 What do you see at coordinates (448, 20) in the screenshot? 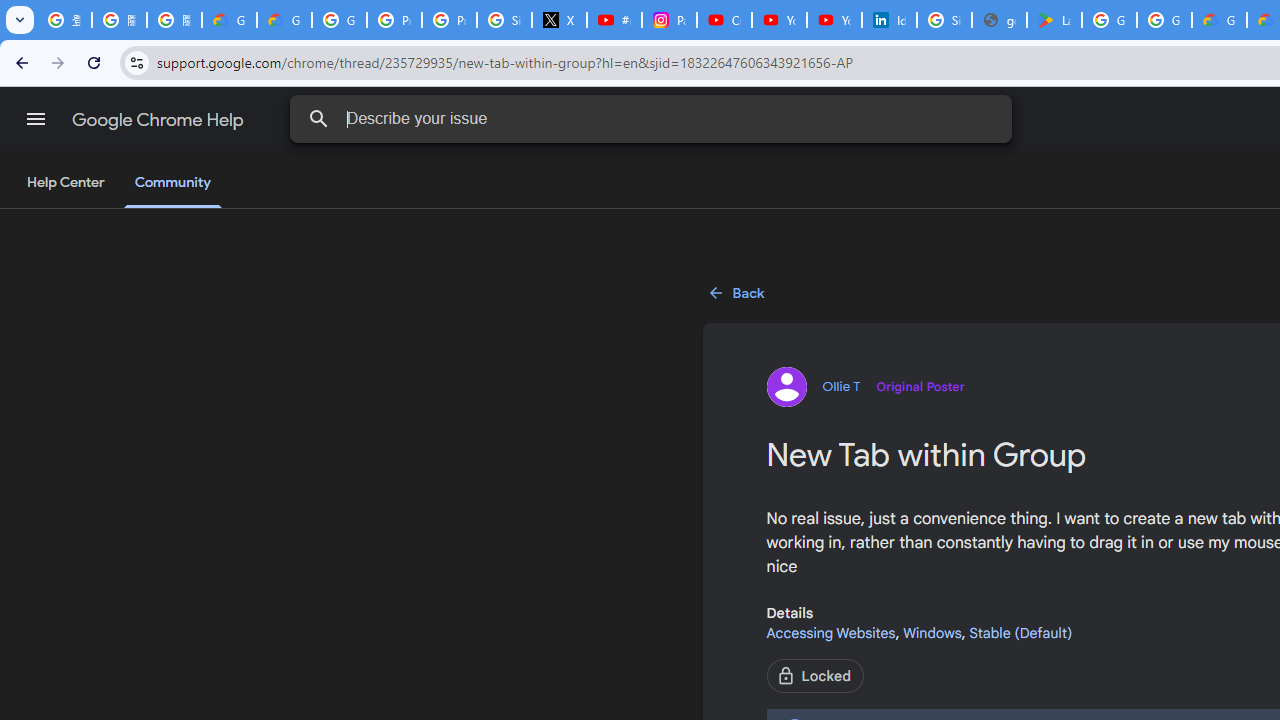
I see `'Privacy Help Center - Policies Help'` at bounding box center [448, 20].